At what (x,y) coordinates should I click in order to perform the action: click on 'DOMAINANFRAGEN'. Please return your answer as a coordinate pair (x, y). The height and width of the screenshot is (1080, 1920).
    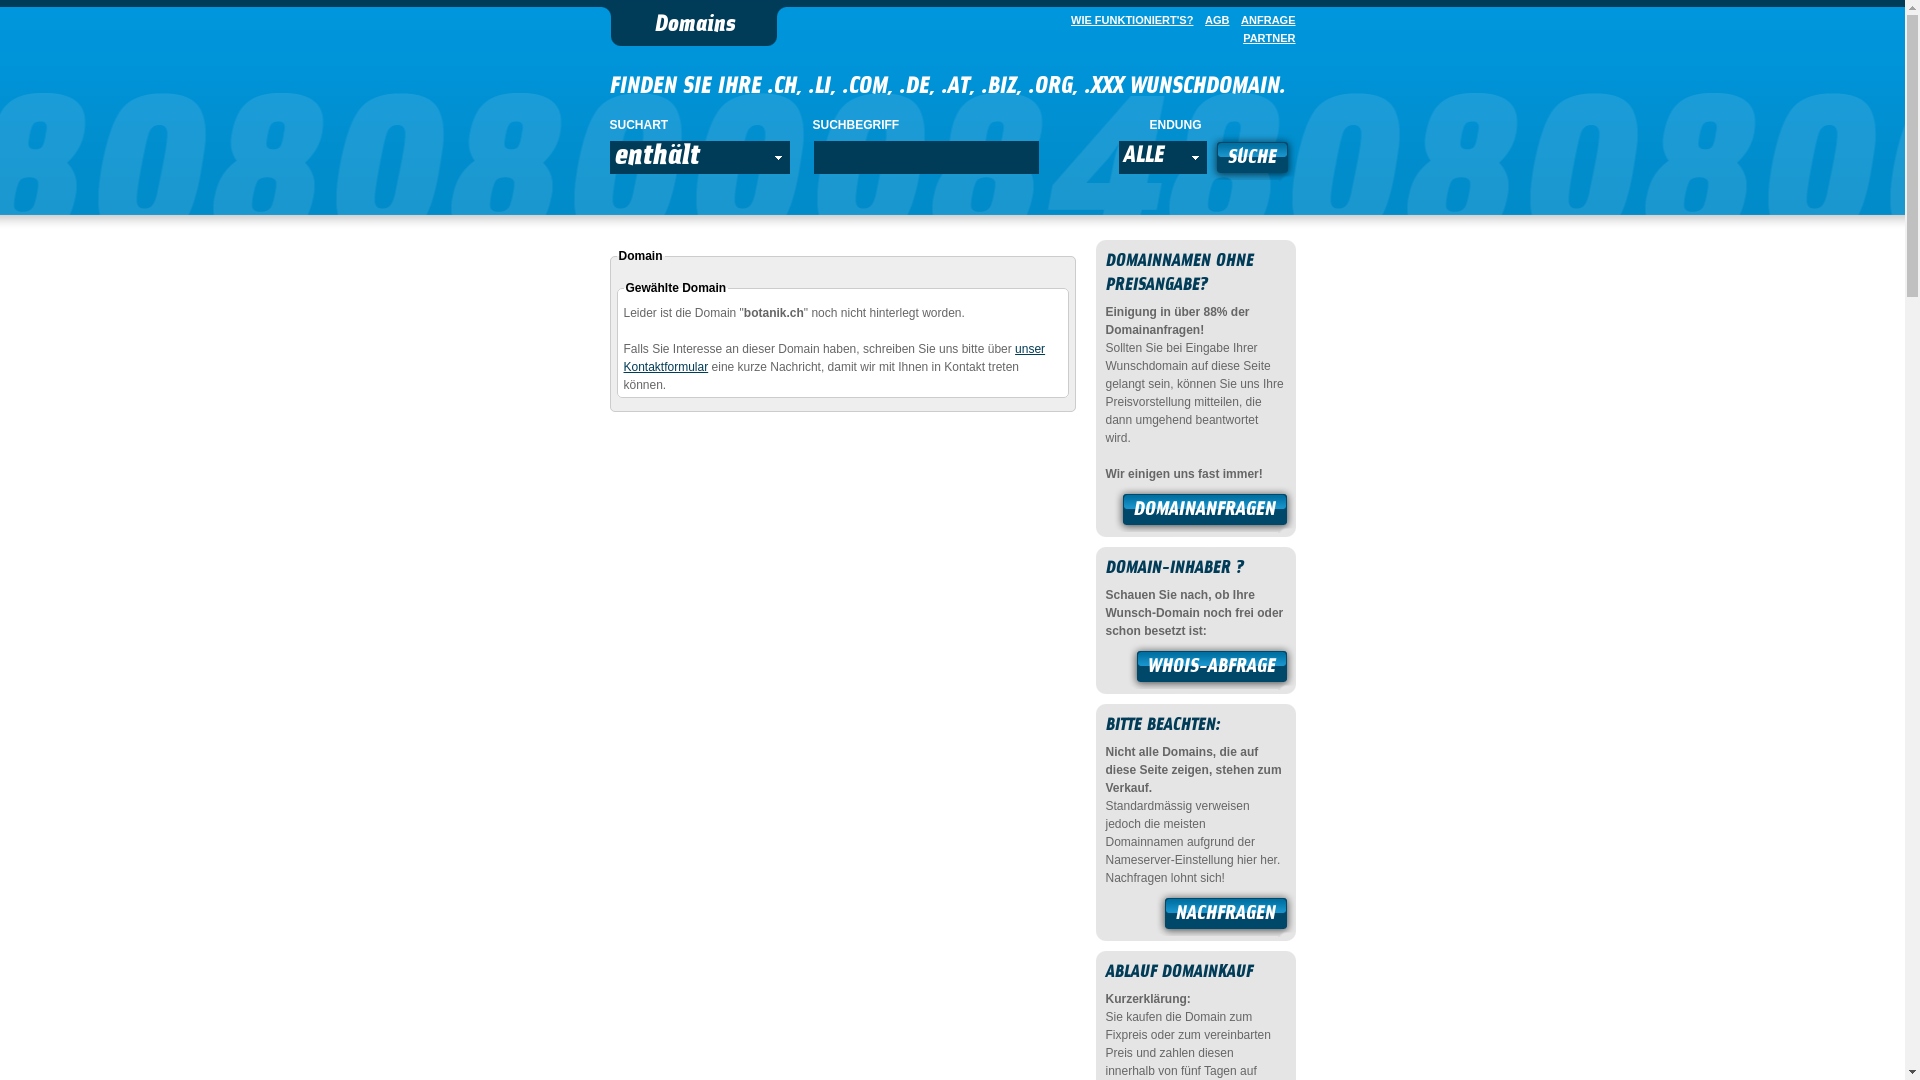
    Looking at the image, I should click on (1203, 511).